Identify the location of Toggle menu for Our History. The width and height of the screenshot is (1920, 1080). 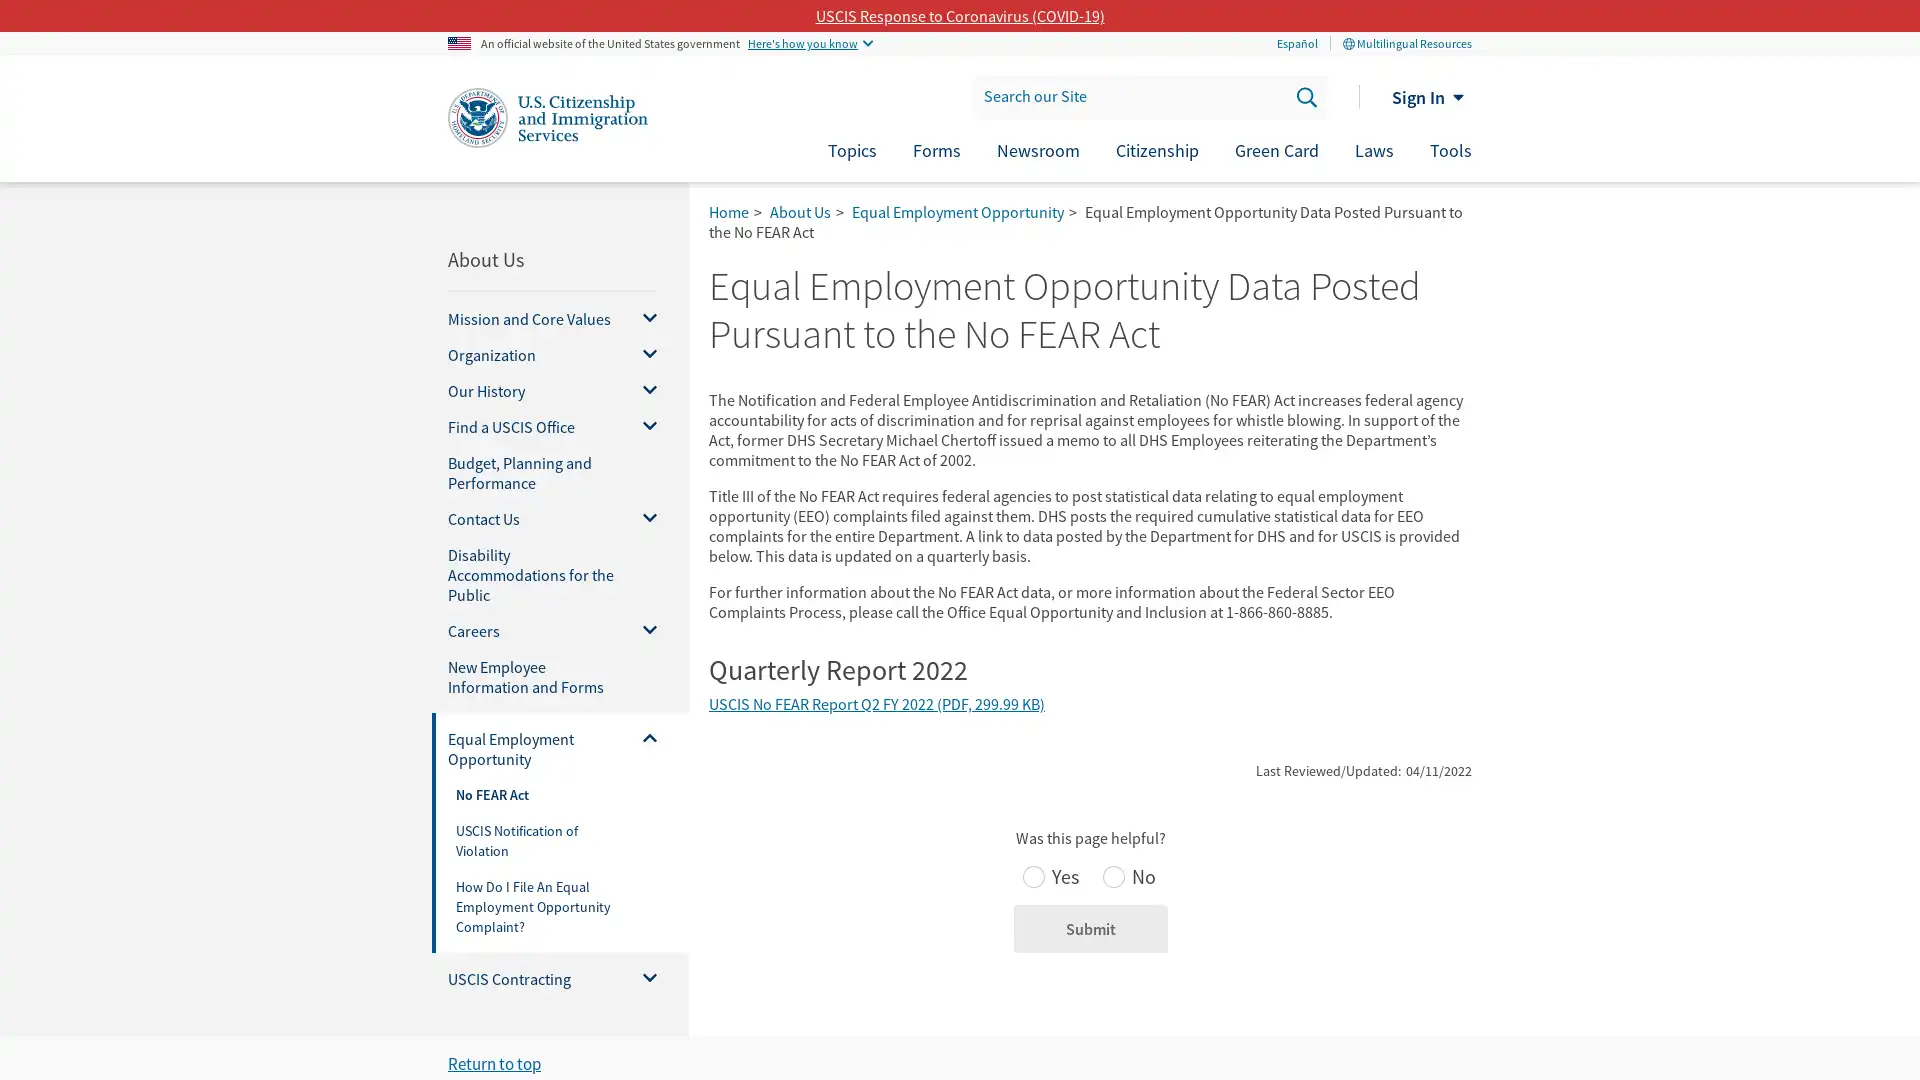
(642, 390).